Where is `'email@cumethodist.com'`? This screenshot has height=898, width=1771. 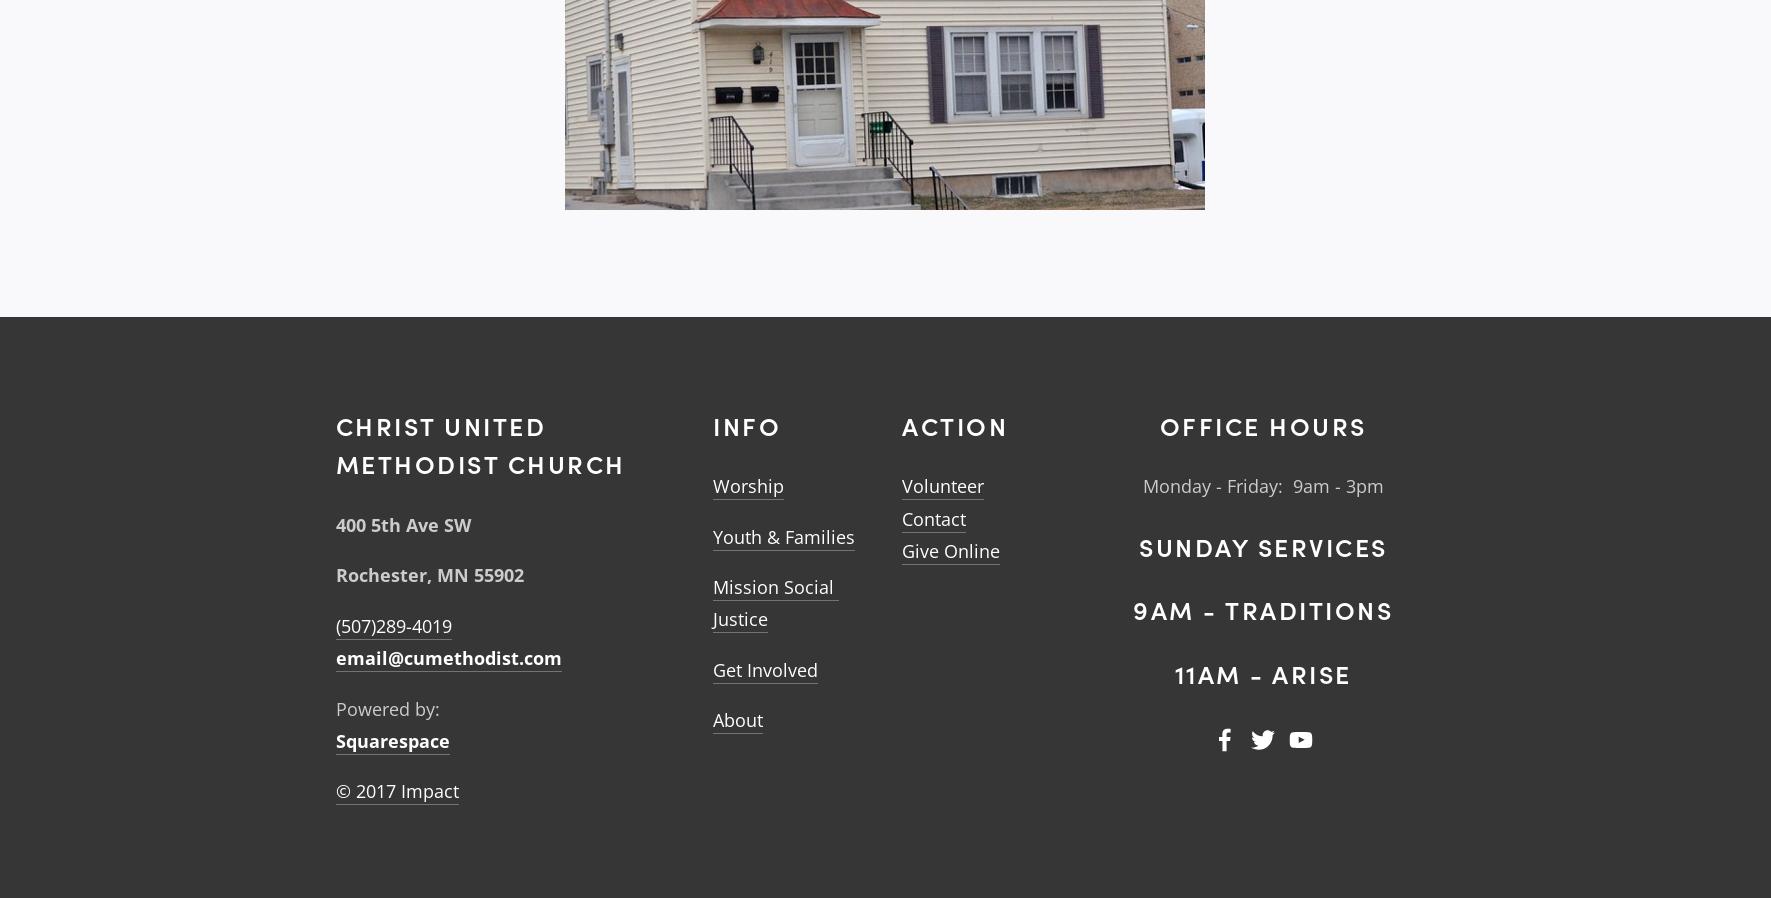 'email@cumethodist.com' is located at coordinates (334, 656).